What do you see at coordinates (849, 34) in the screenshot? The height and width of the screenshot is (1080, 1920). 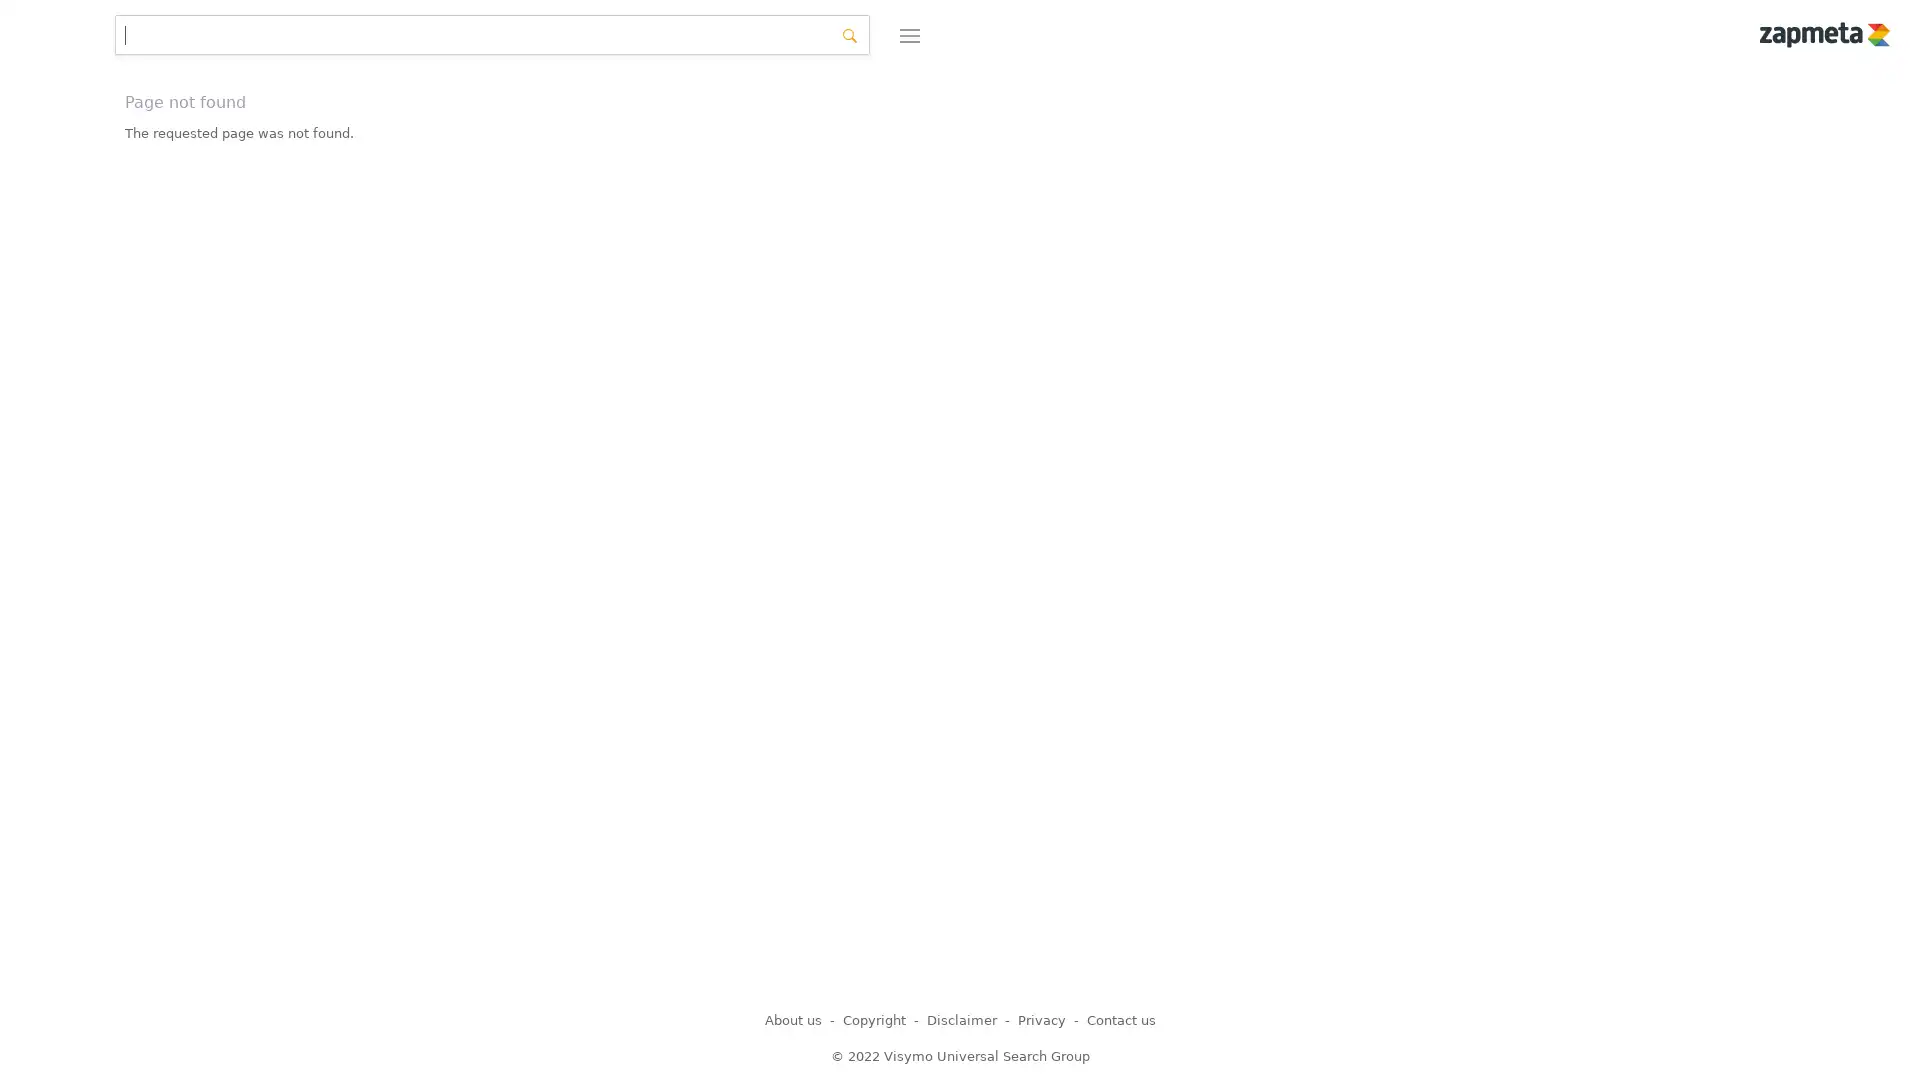 I see `search` at bounding box center [849, 34].